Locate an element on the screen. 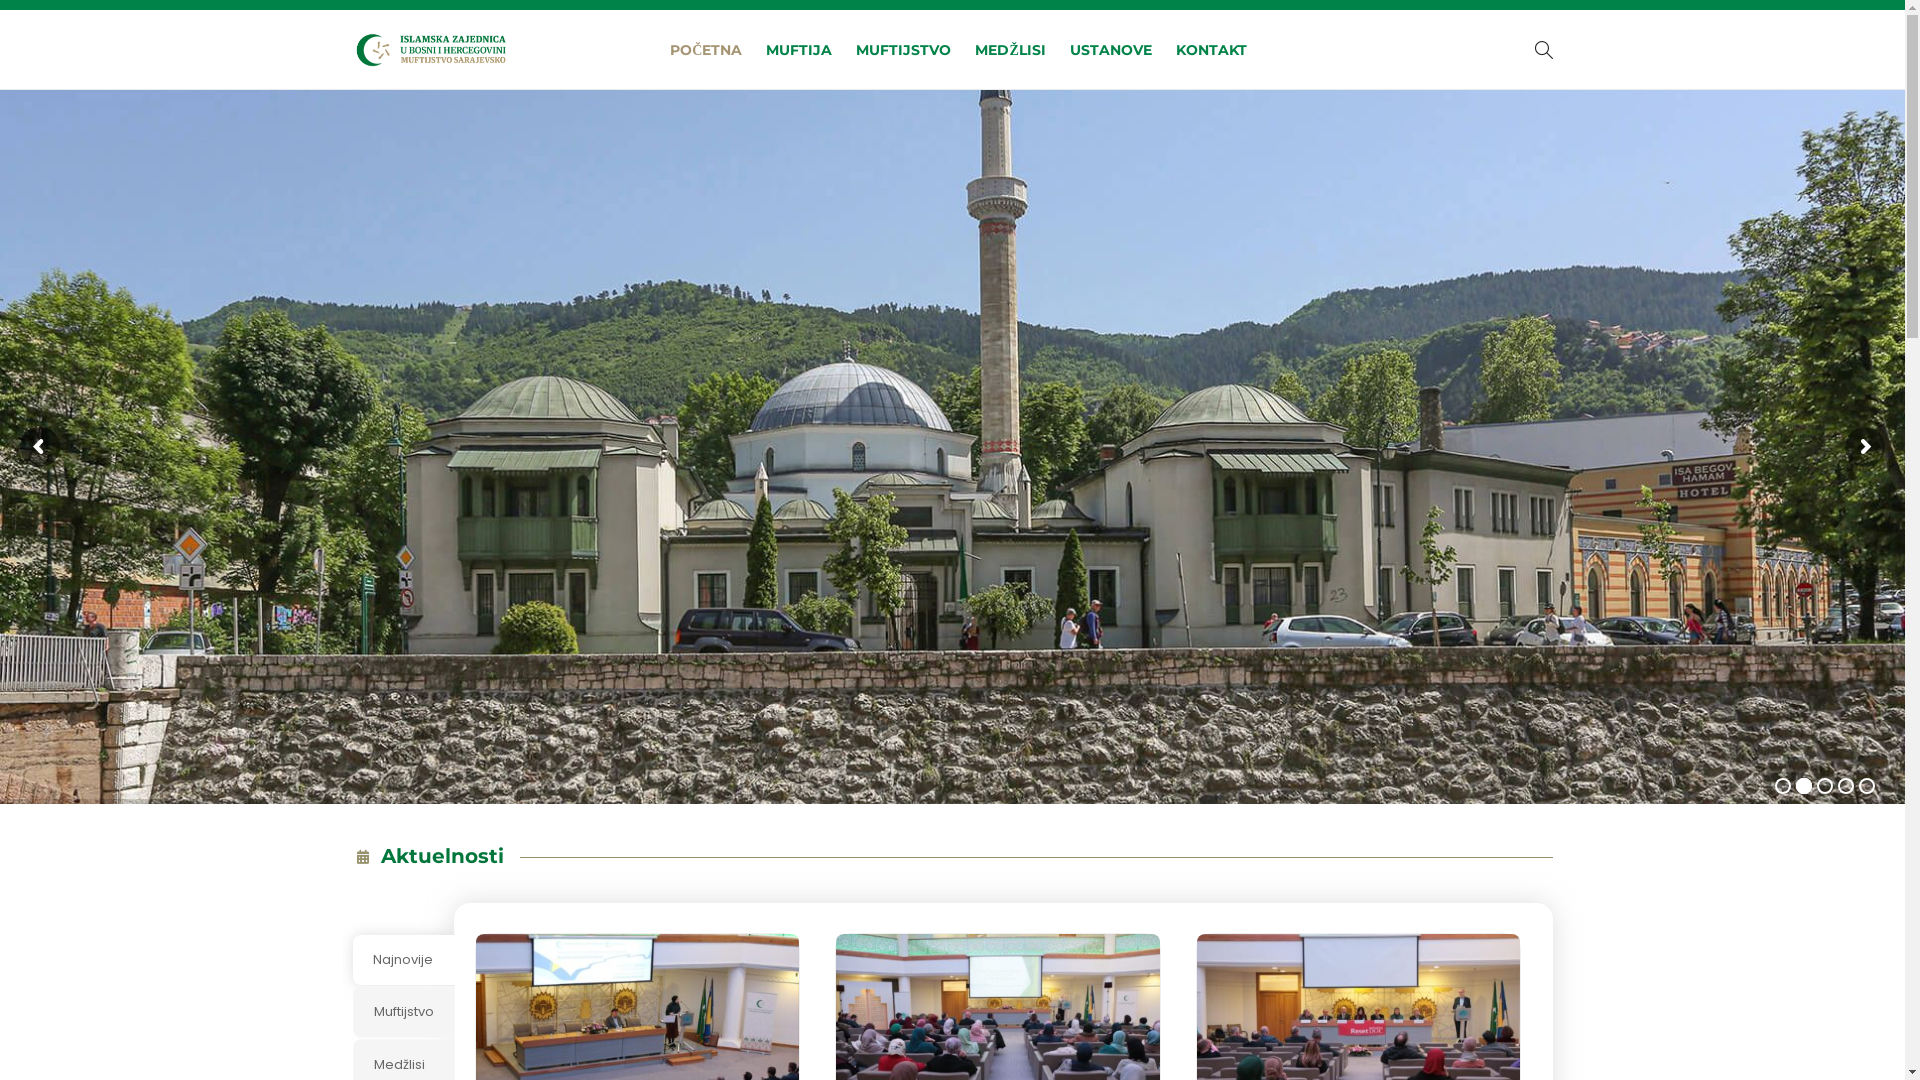 The height and width of the screenshot is (1080, 1920). 'MUFTIJA' is located at coordinates (797, 49).